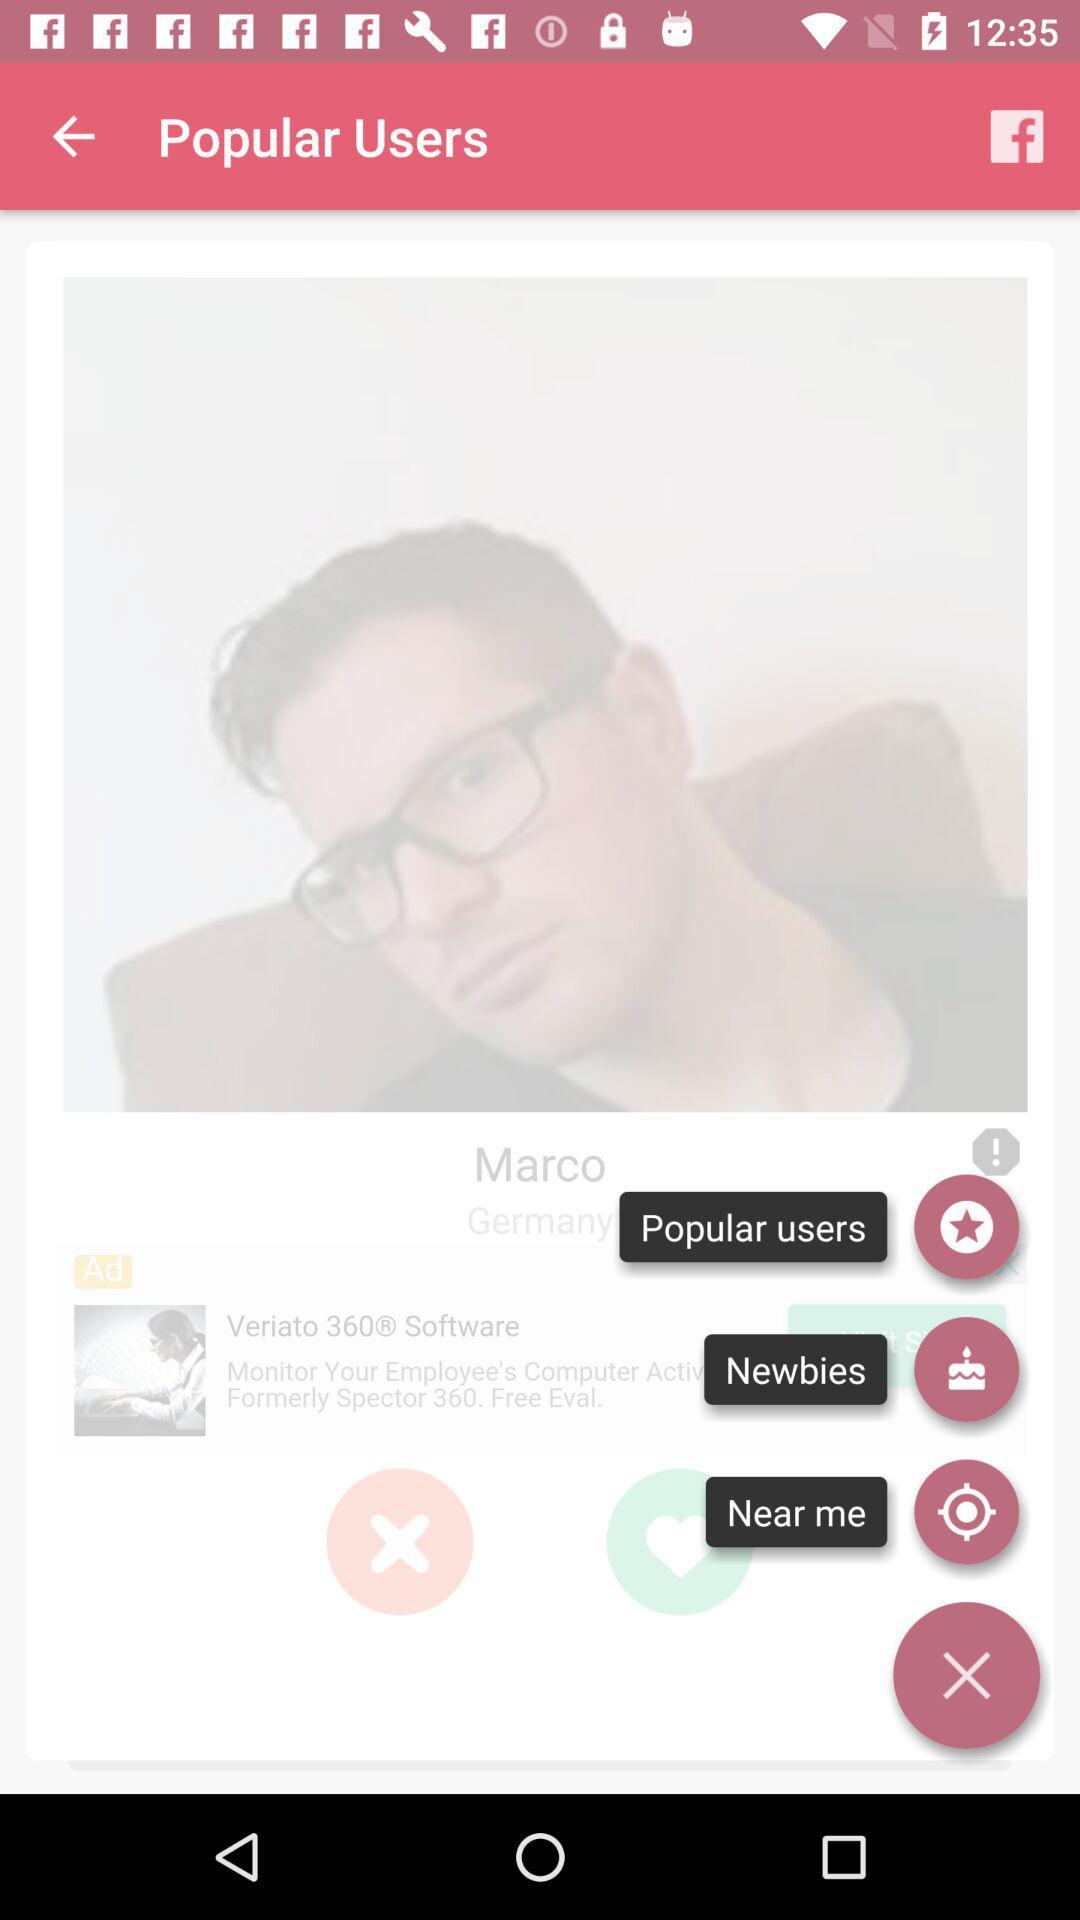 The height and width of the screenshot is (1920, 1080). What do you see at coordinates (400, 1540) in the screenshot?
I see `the close icon` at bounding box center [400, 1540].